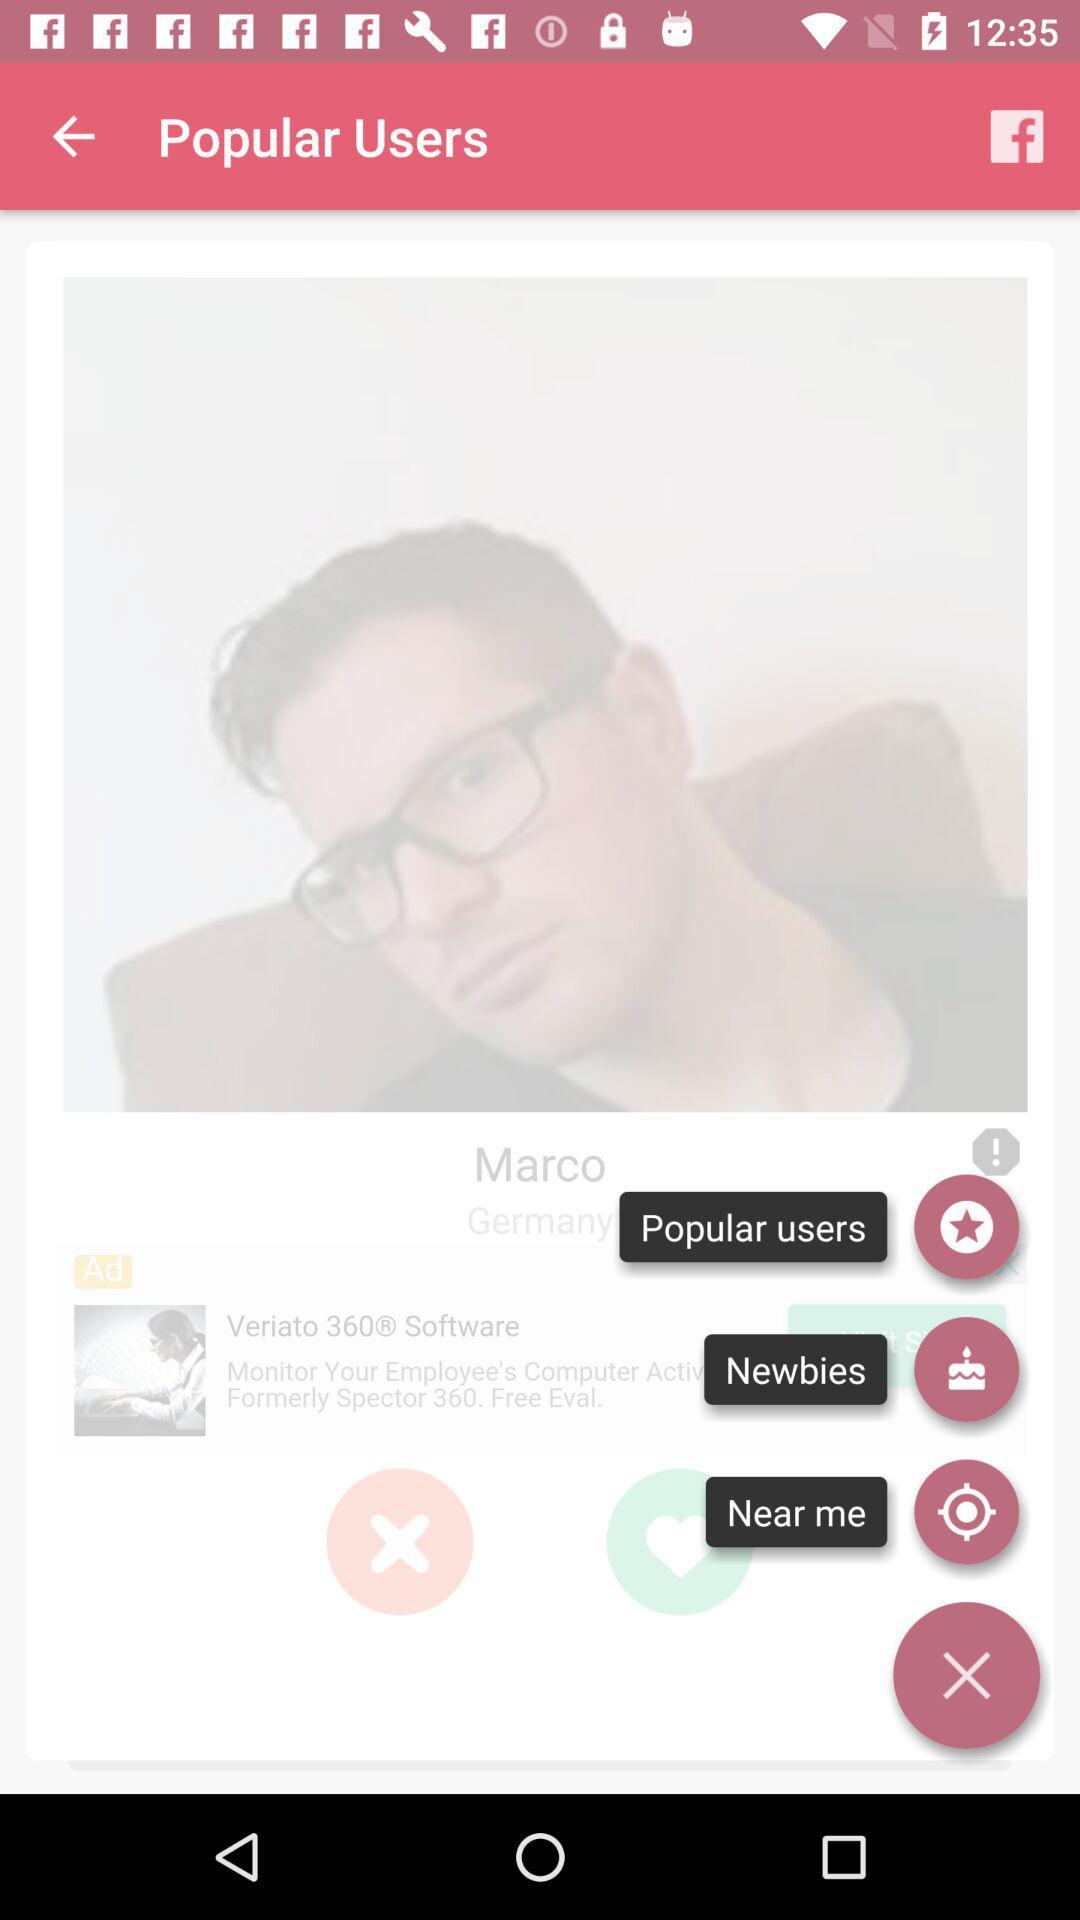 The height and width of the screenshot is (1920, 1080). What do you see at coordinates (400, 1540) in the screenshot?
I see `the close icon` at bounding box center [400, 1540].